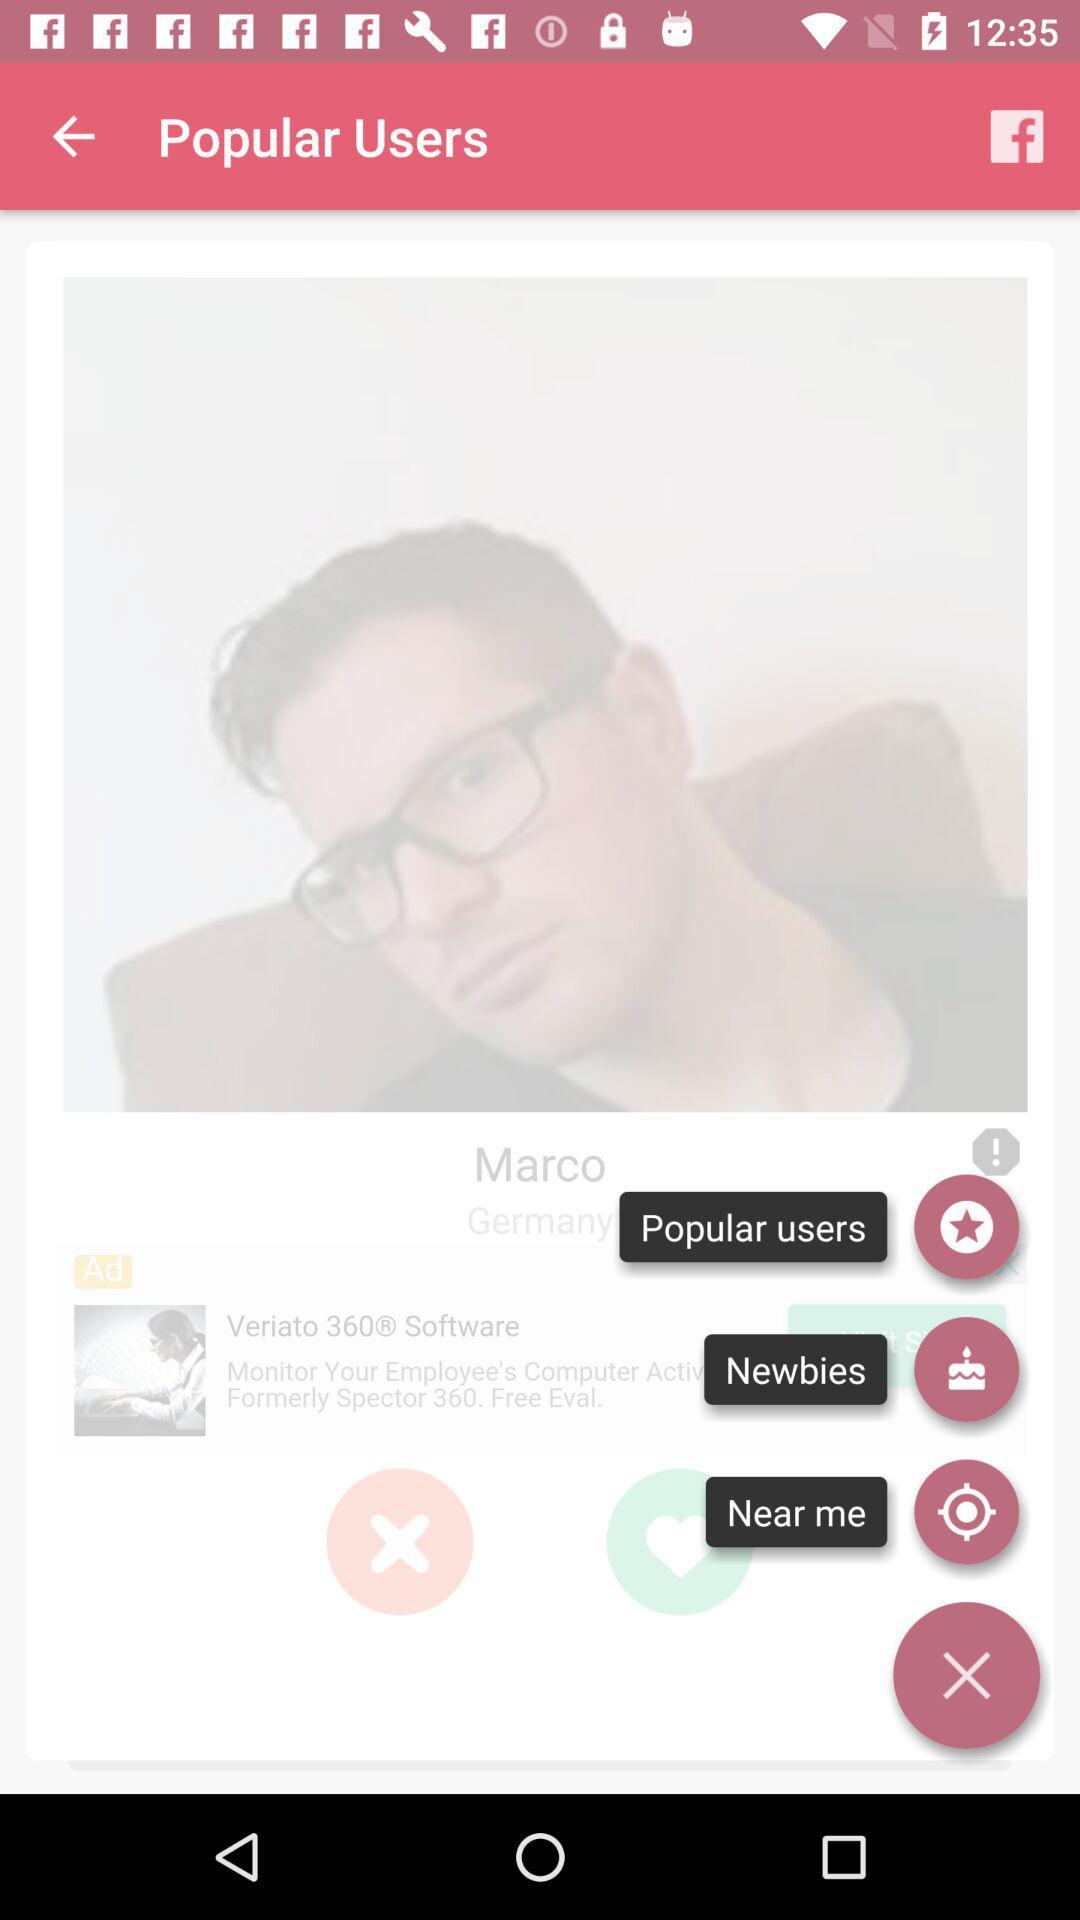 The height and width of the screenshot is (1920, 1080). What do you see at coordinates (400, 1540) in the screenshot?
I see `the close icon` at bounding box center [400, 1540].